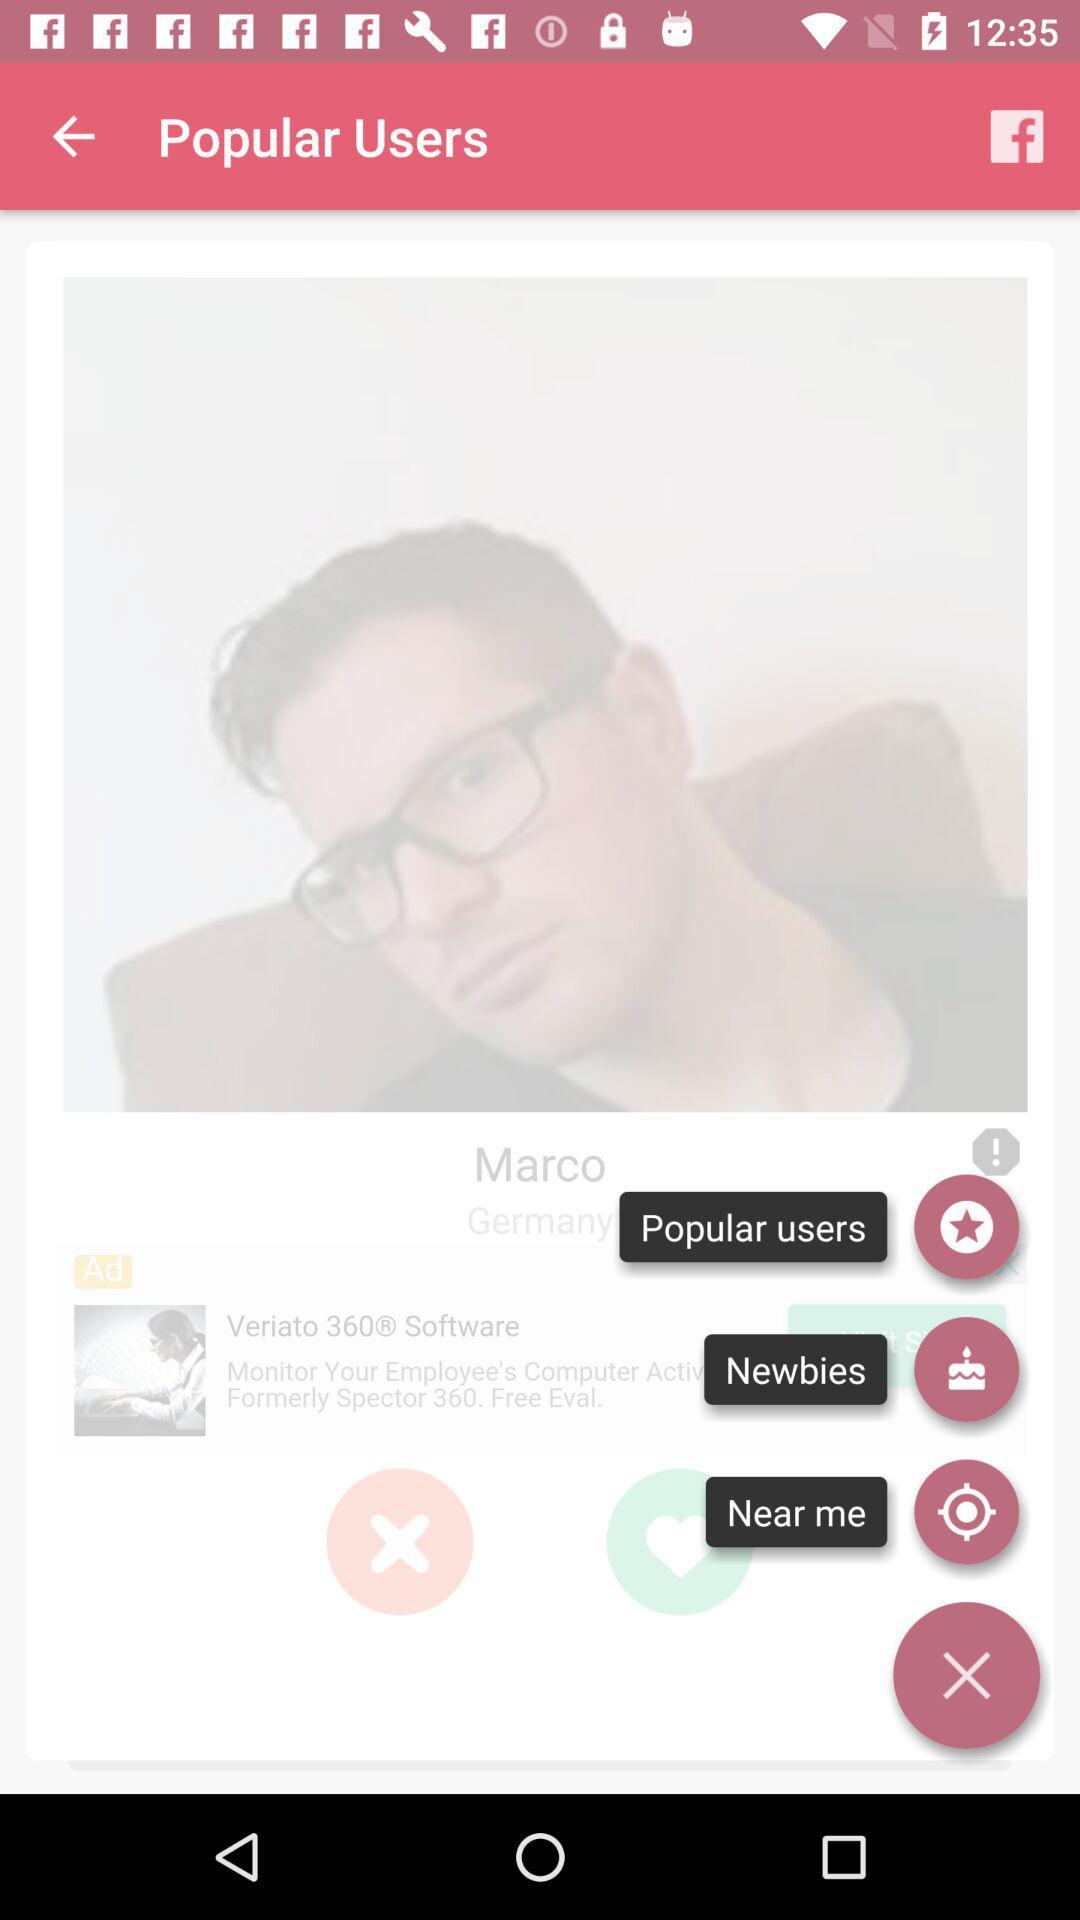 The height and width of the screenshot is (1920, 1080). What do you see at coordinates (400, 1540) in the screenshot?
I see `the close icon` at bounding box center [400, 1540].